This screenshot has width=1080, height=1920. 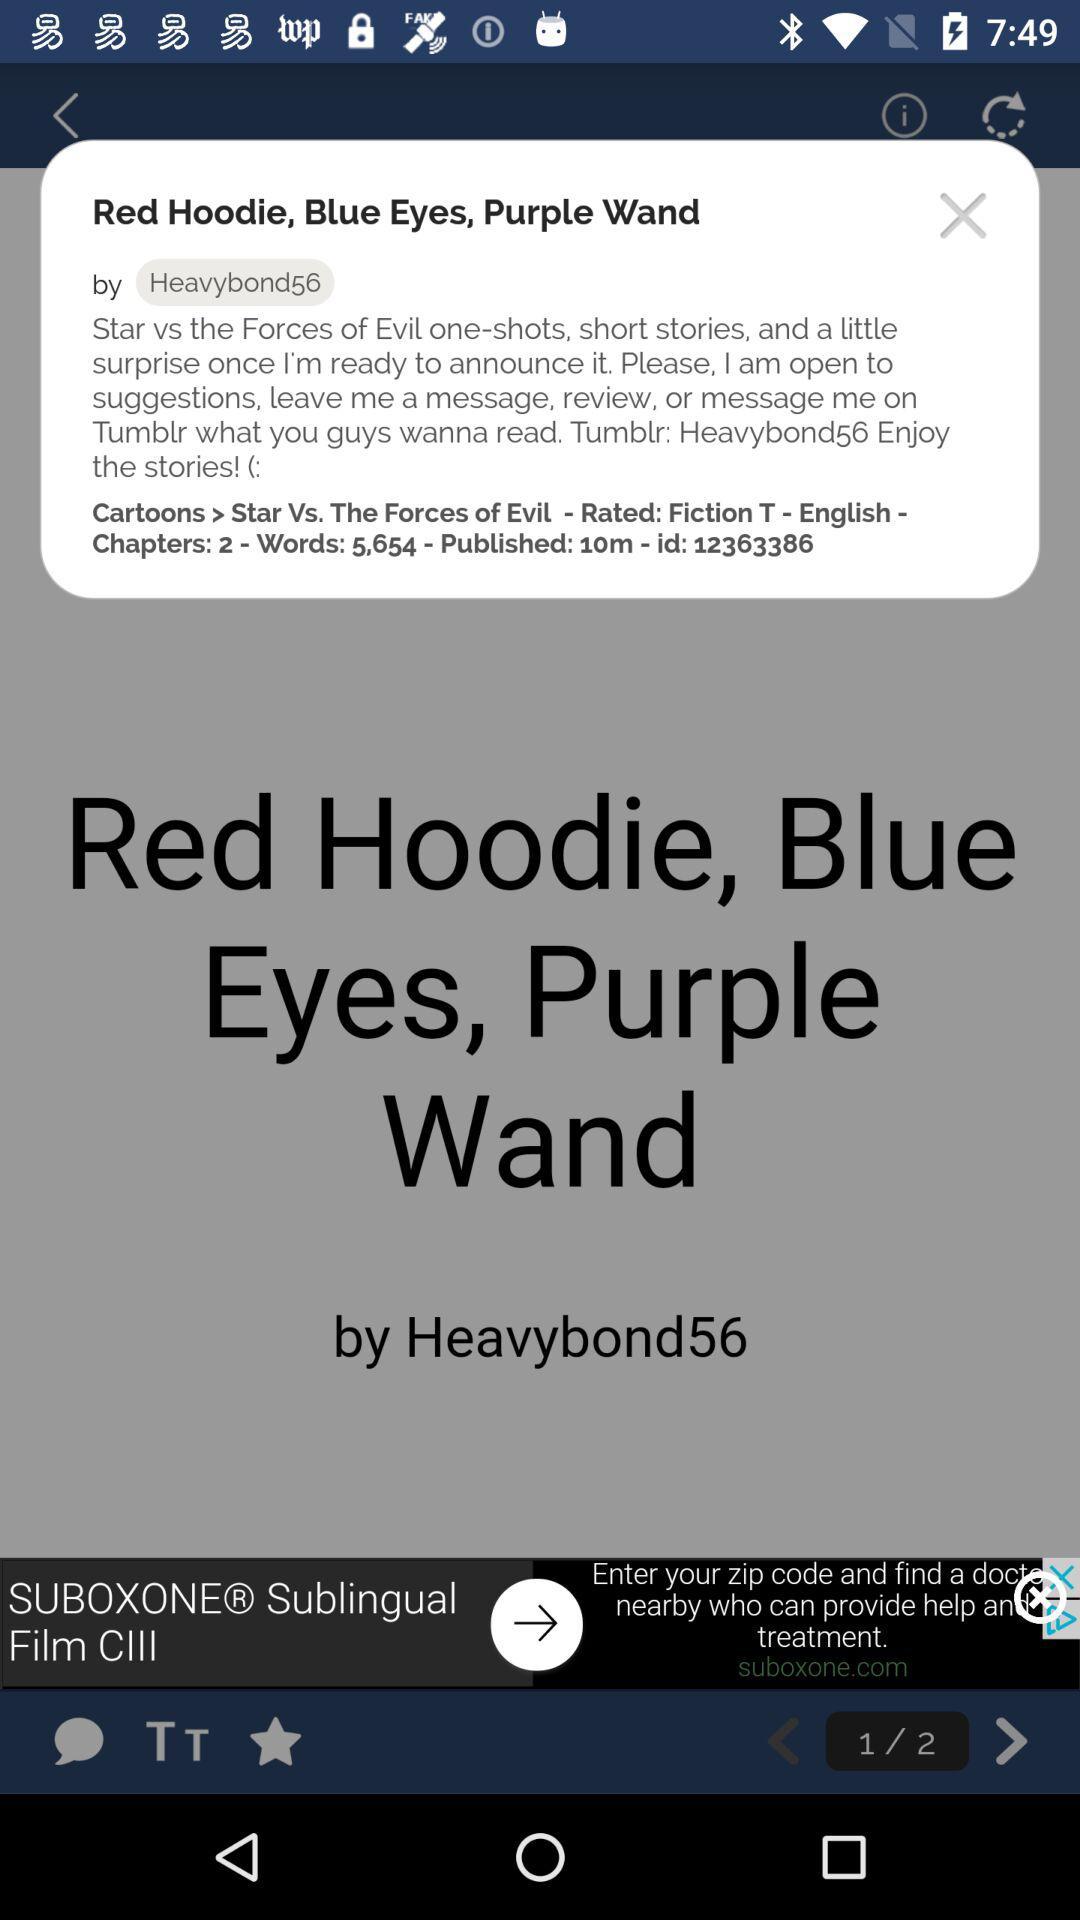 What do you see at coordinates (782, 1740) in the screenshot?
I see `go back` at bounding box center [782, 1740].